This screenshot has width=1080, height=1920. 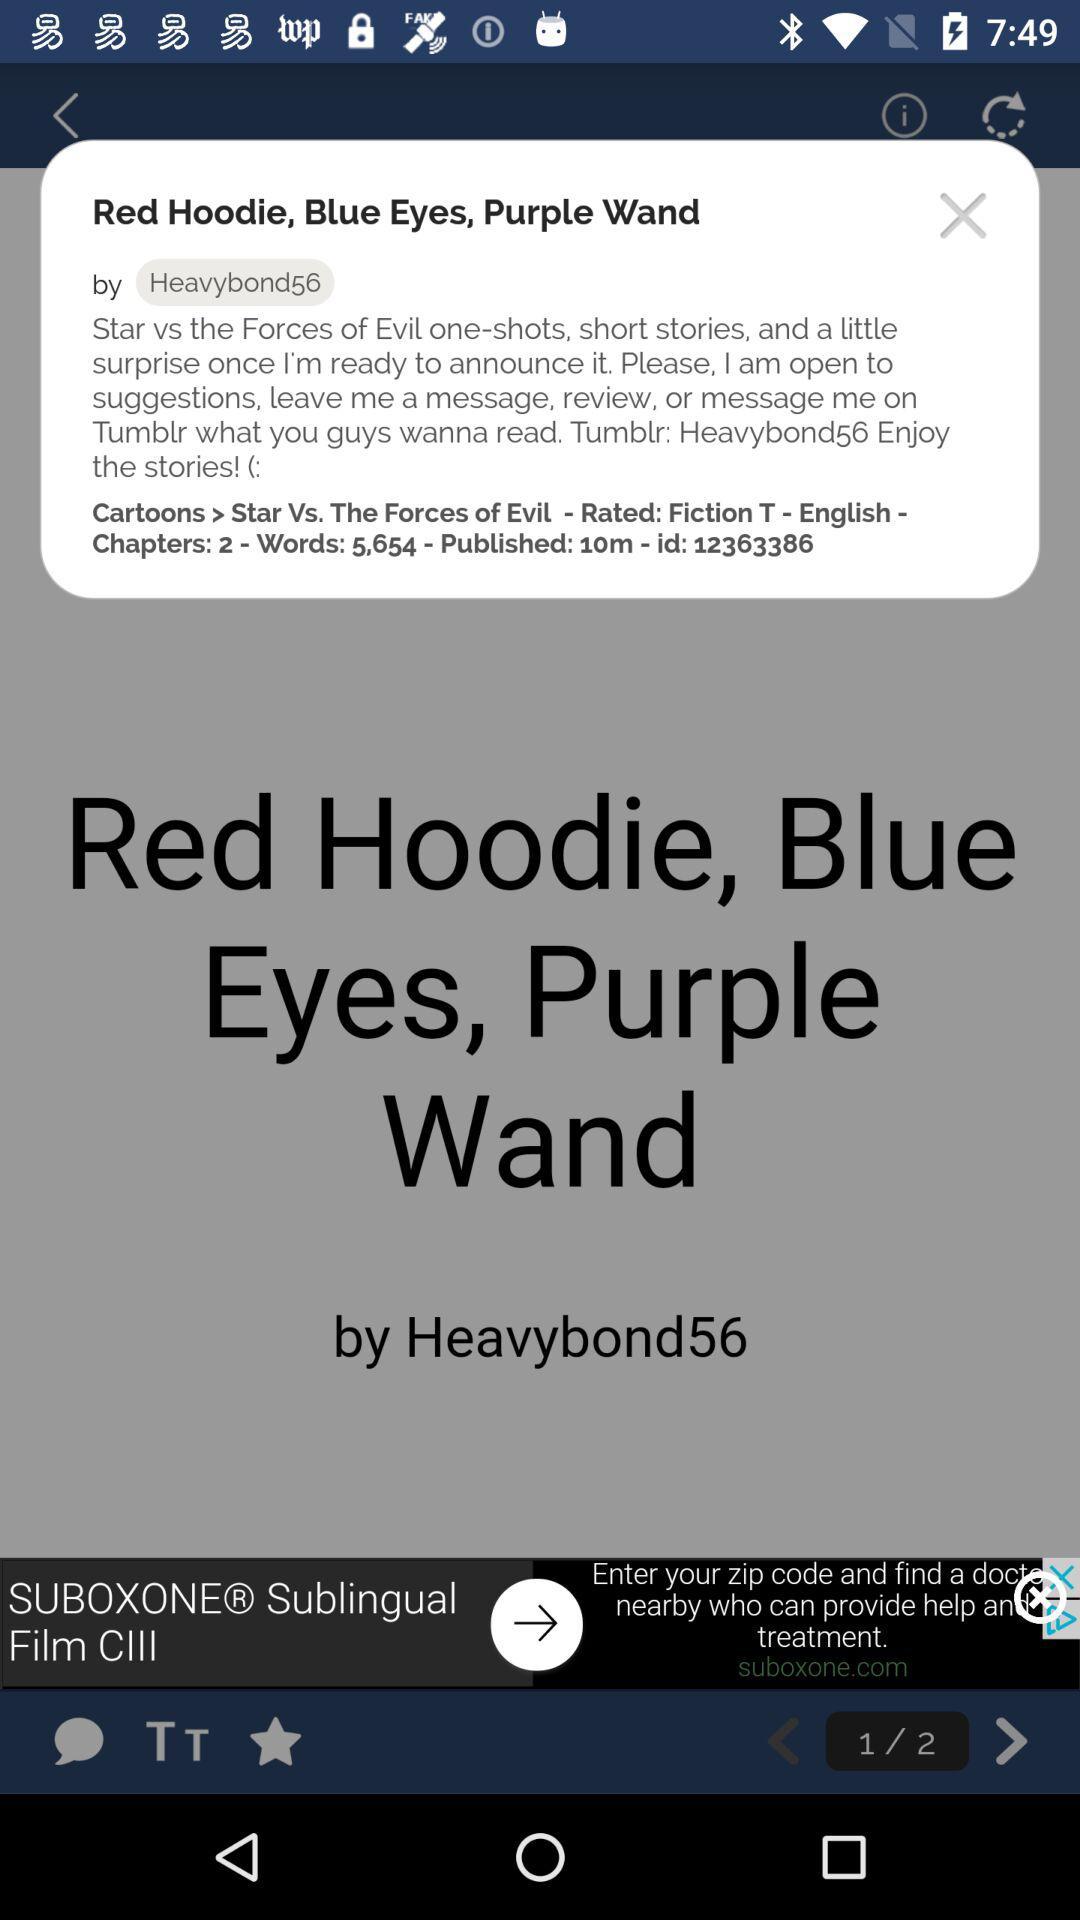 What do you see at coordinates (782, 1740) in the screenshot?
I see `go back` at bounding box center [782, 1740].